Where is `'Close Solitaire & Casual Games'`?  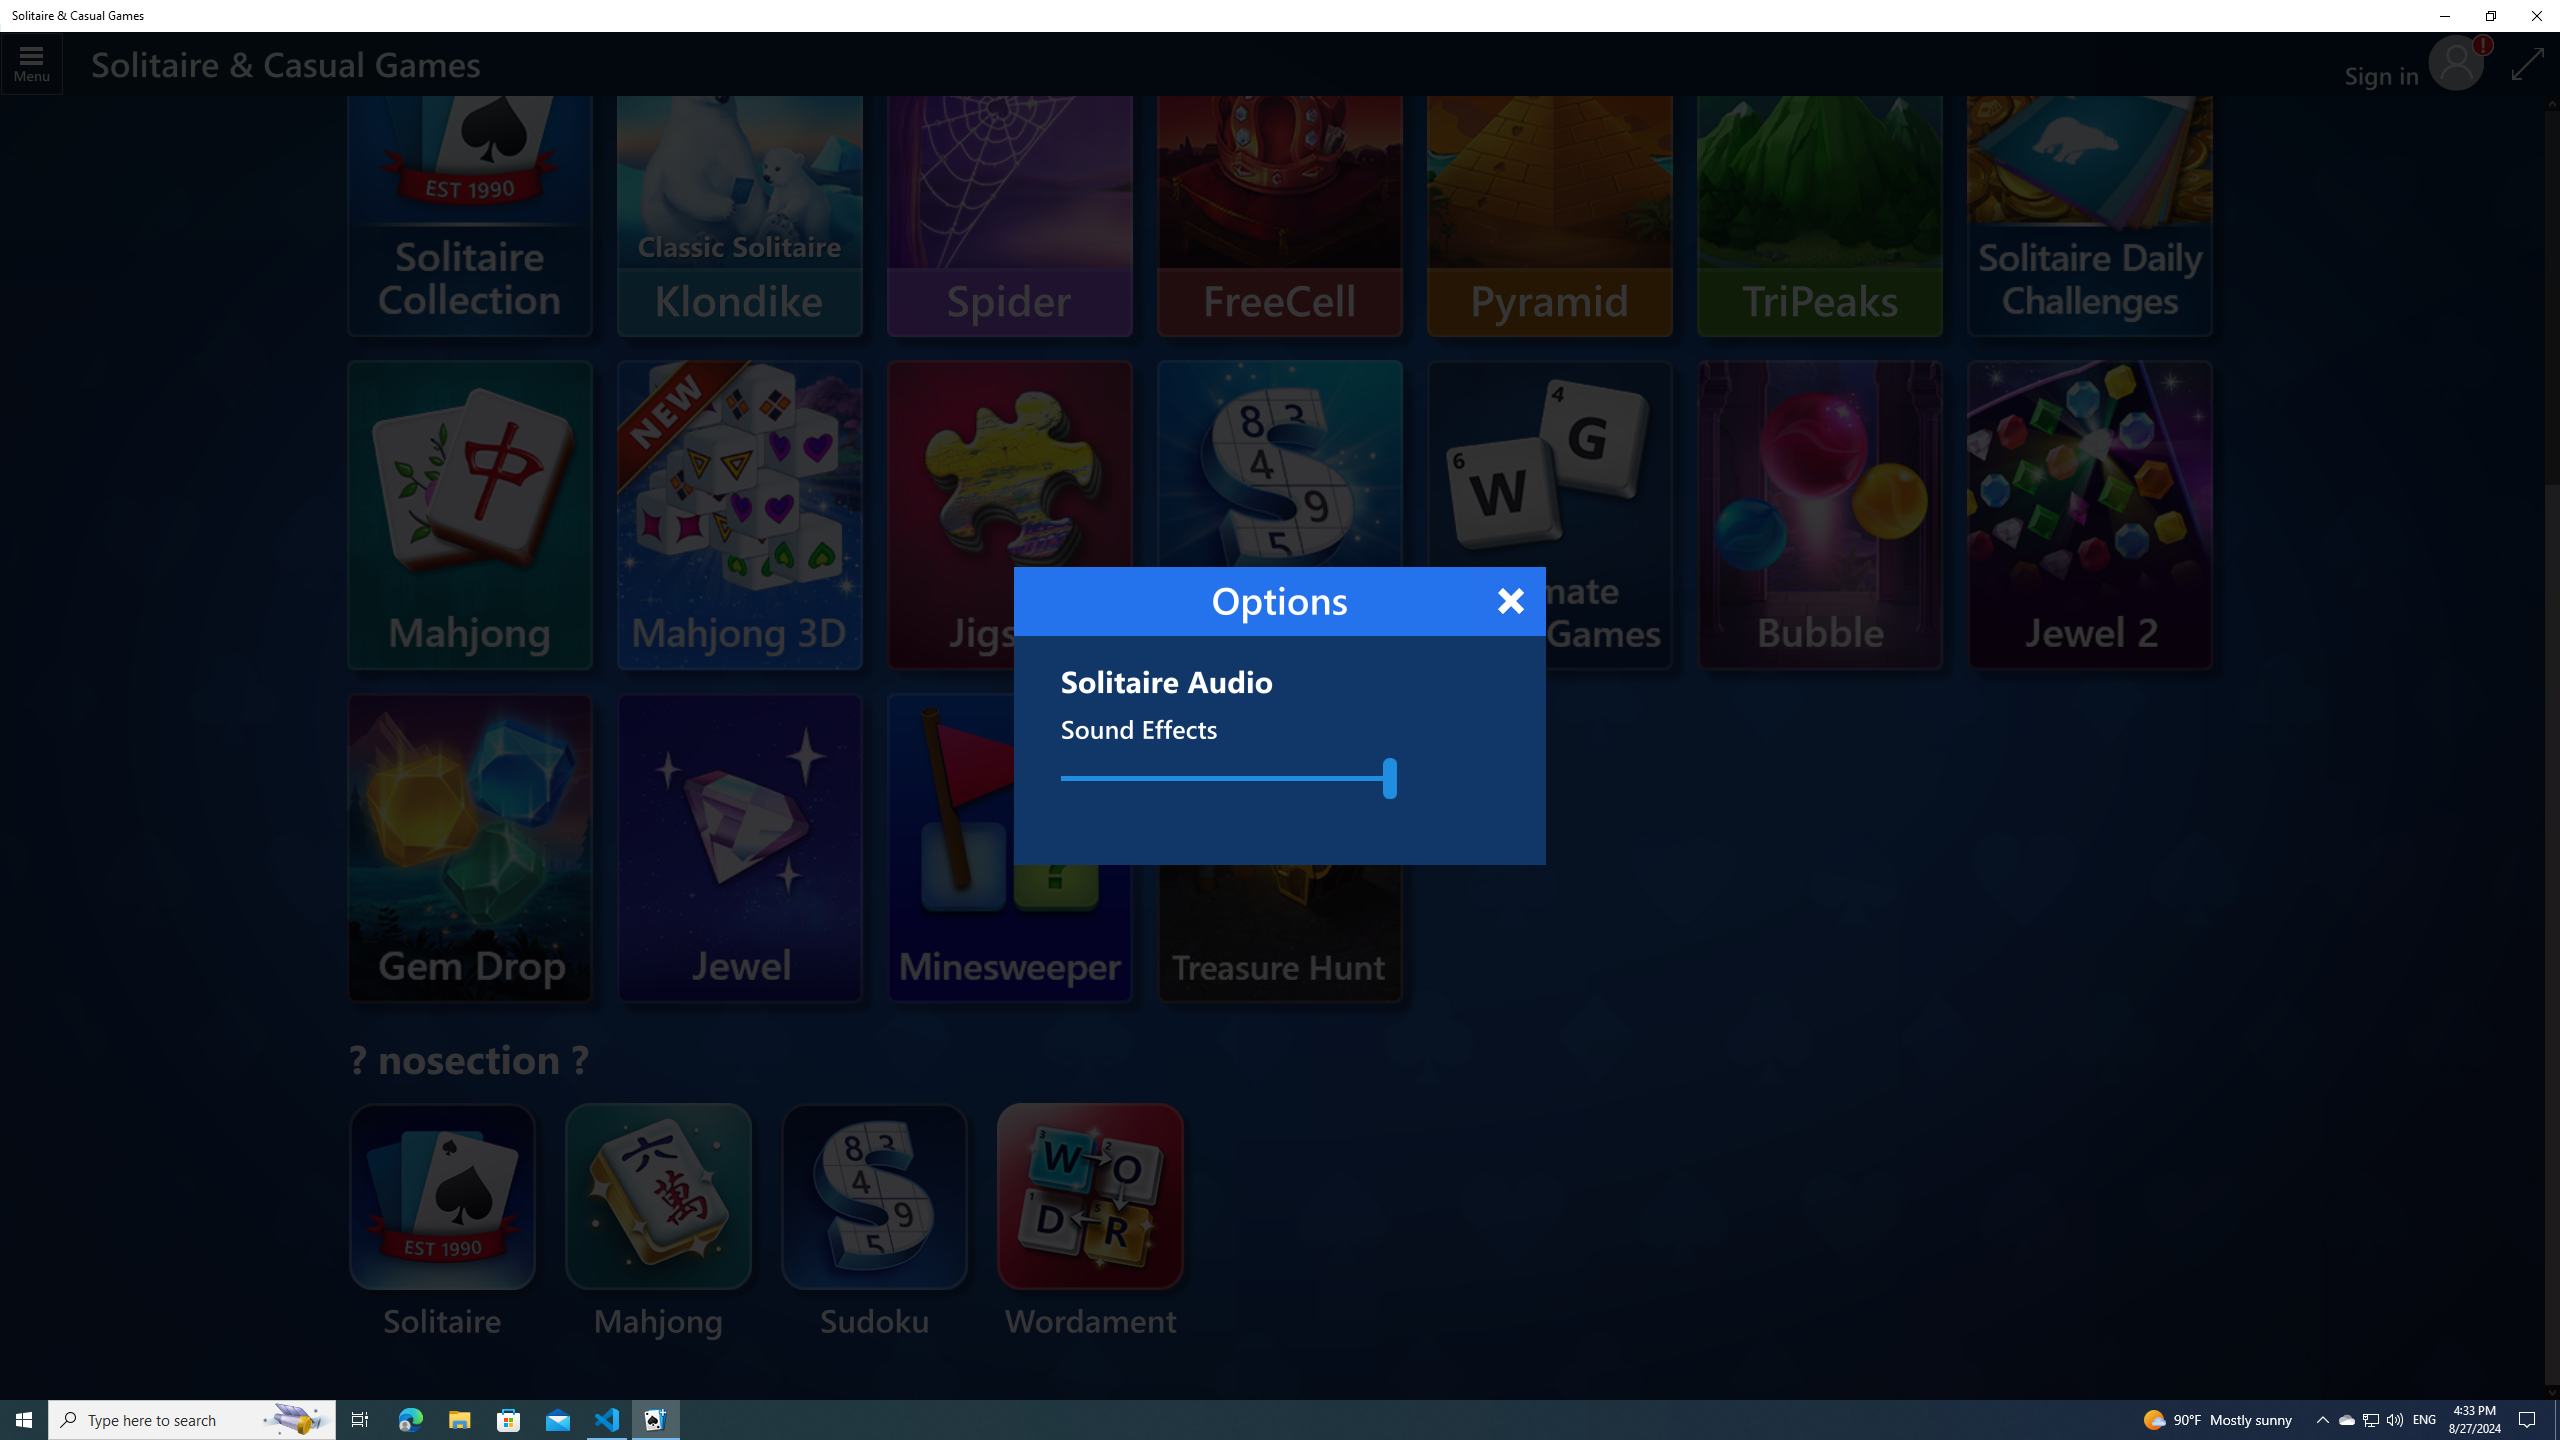
'Close Solitaire & Casual Games' is located at coordinates (2535, 15).